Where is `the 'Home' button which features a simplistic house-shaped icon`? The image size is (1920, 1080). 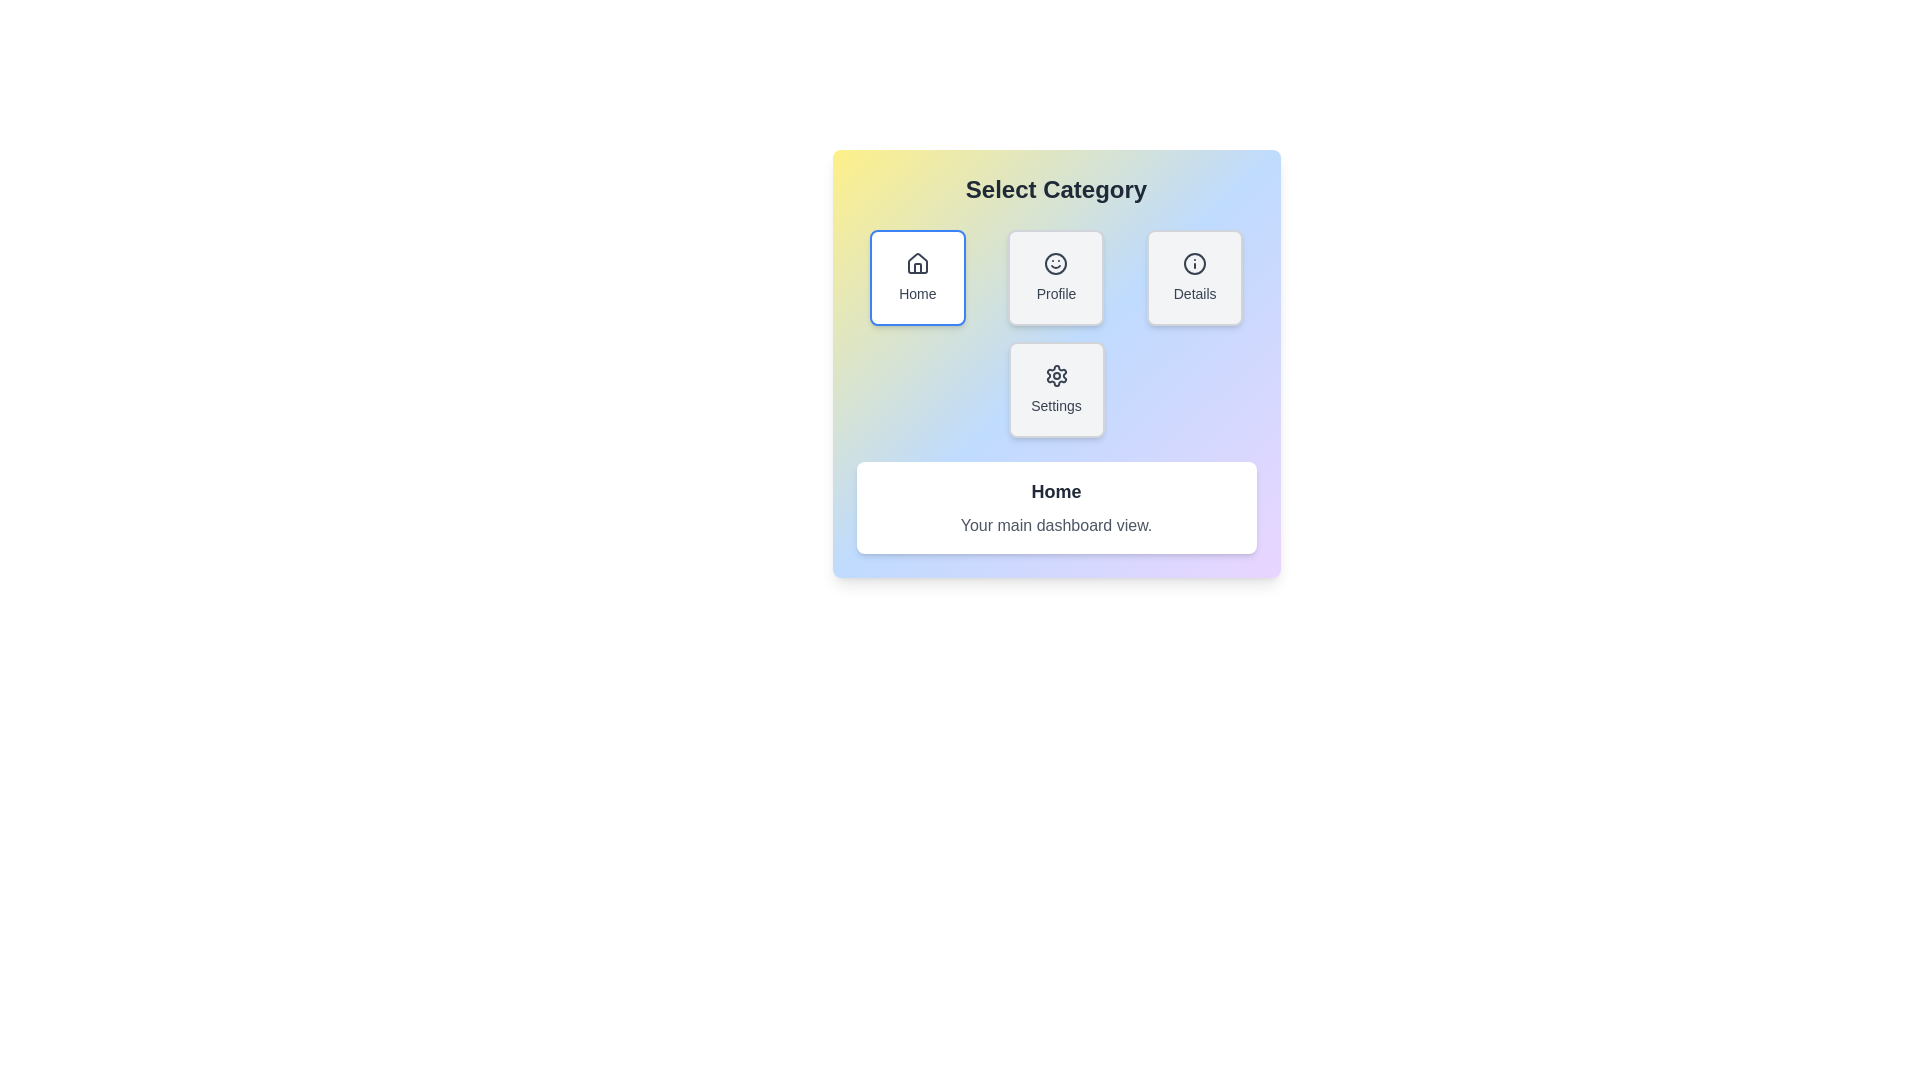
the 'Home' button which features a simplistic house-shaped icon is located at coordinates (916, 262).